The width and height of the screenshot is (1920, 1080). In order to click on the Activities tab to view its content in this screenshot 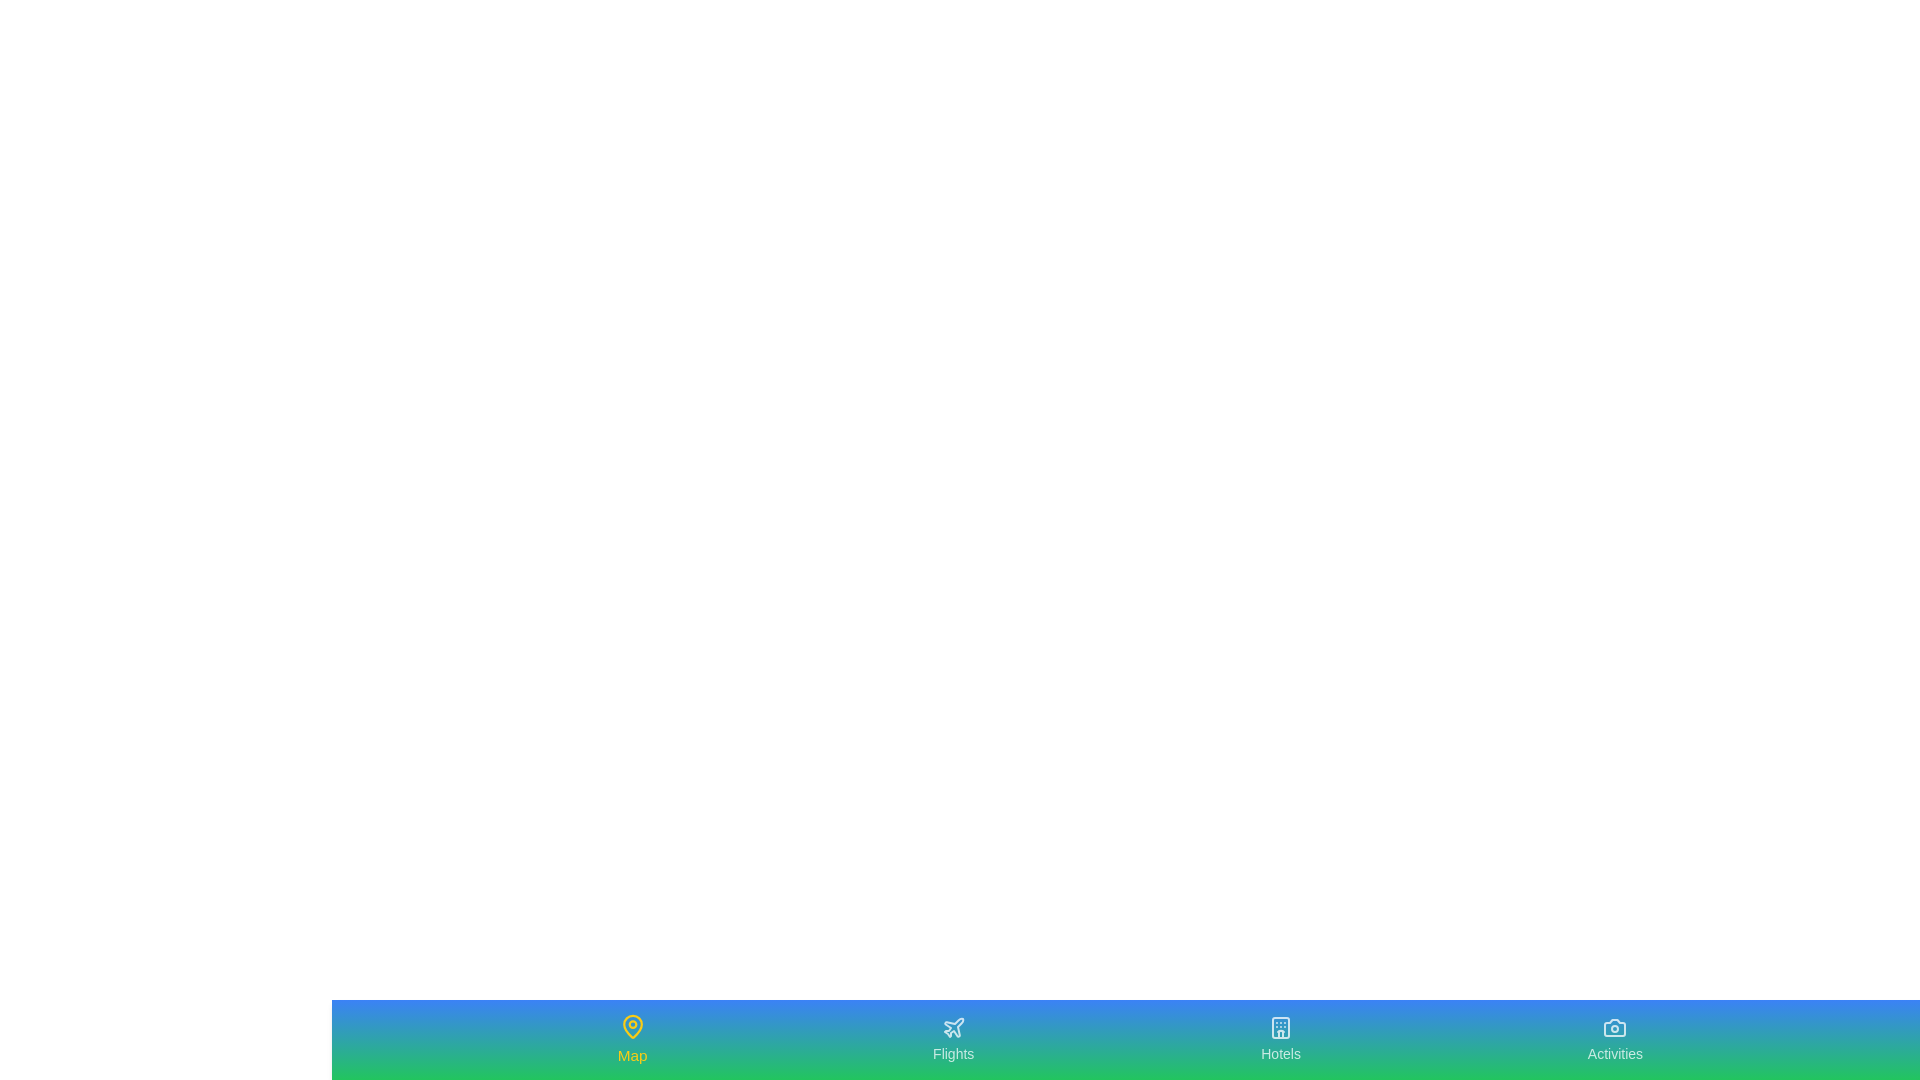, I will do `click(1614, 1039)`.